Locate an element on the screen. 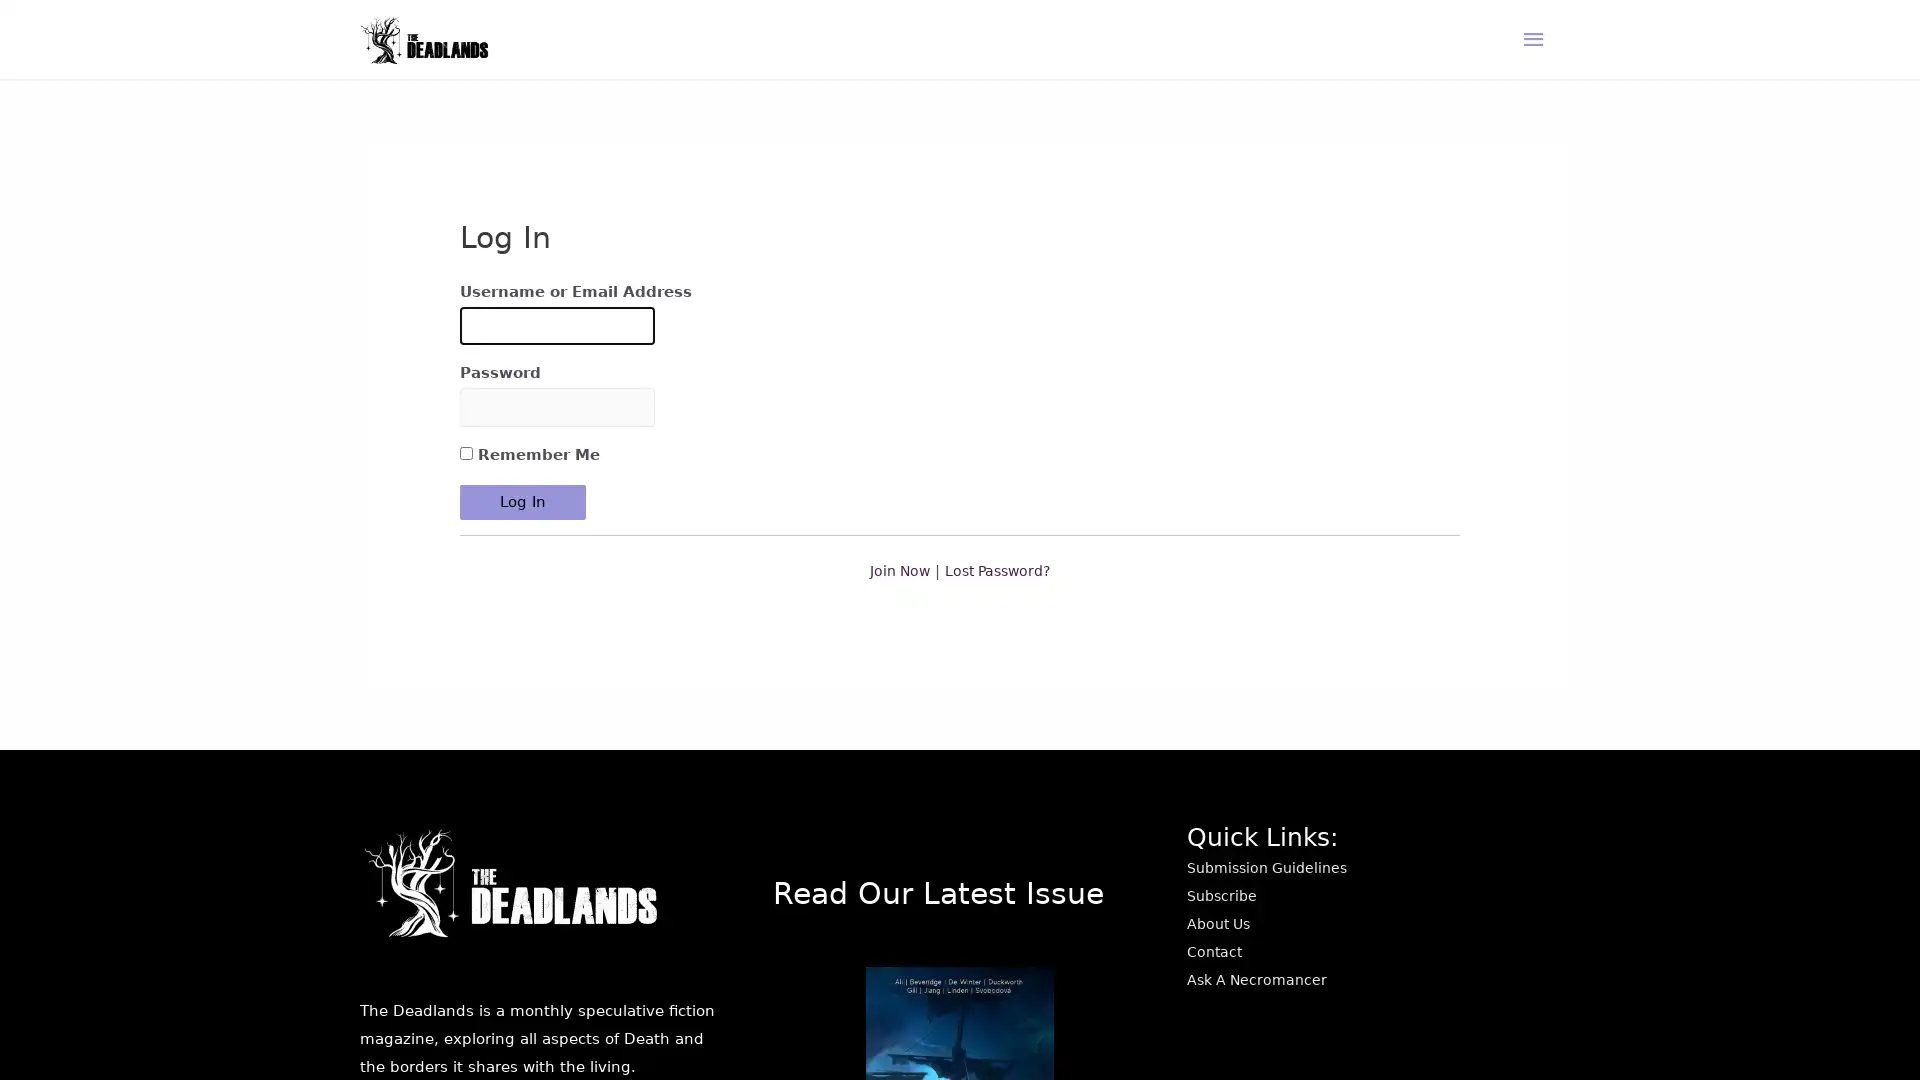 The image size is (1920, 1080). Log In is located at coordinates (523, 554).